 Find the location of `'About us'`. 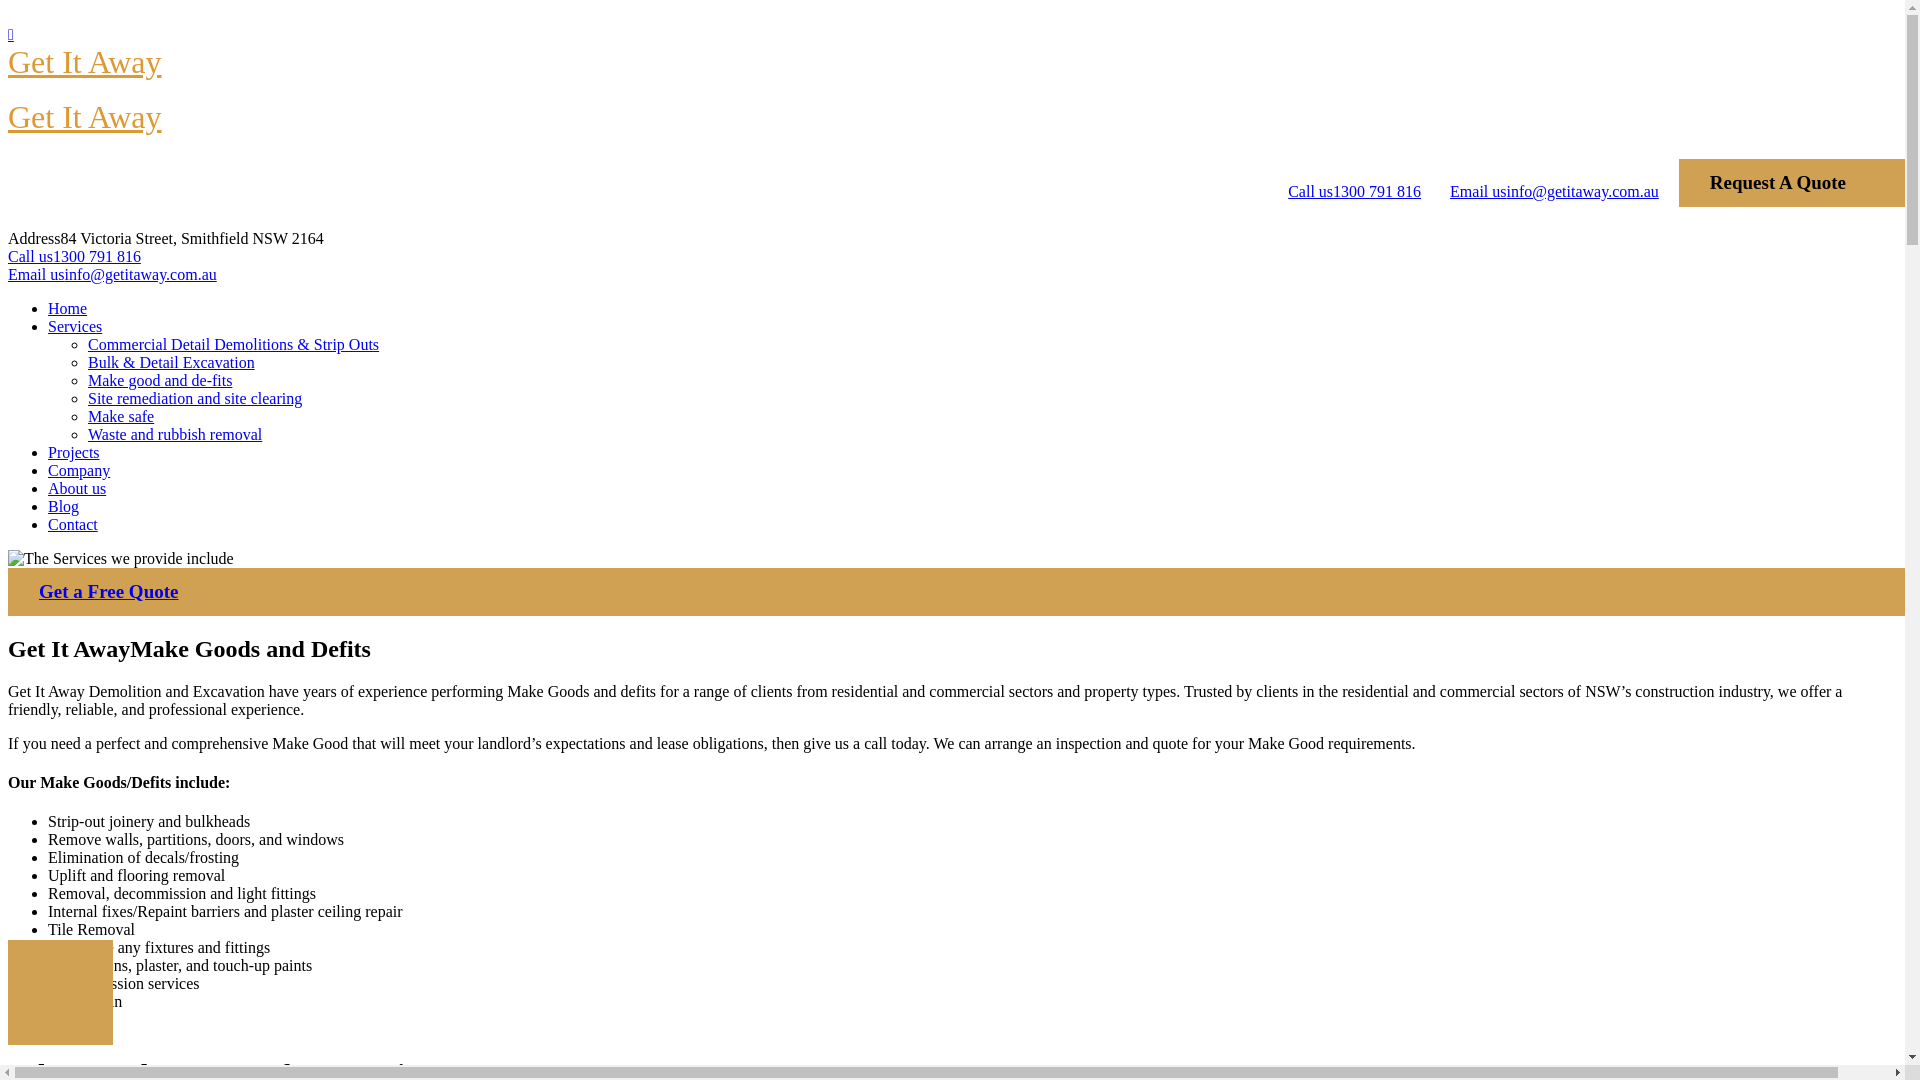

'About us' is located at coordinates (76, 488).